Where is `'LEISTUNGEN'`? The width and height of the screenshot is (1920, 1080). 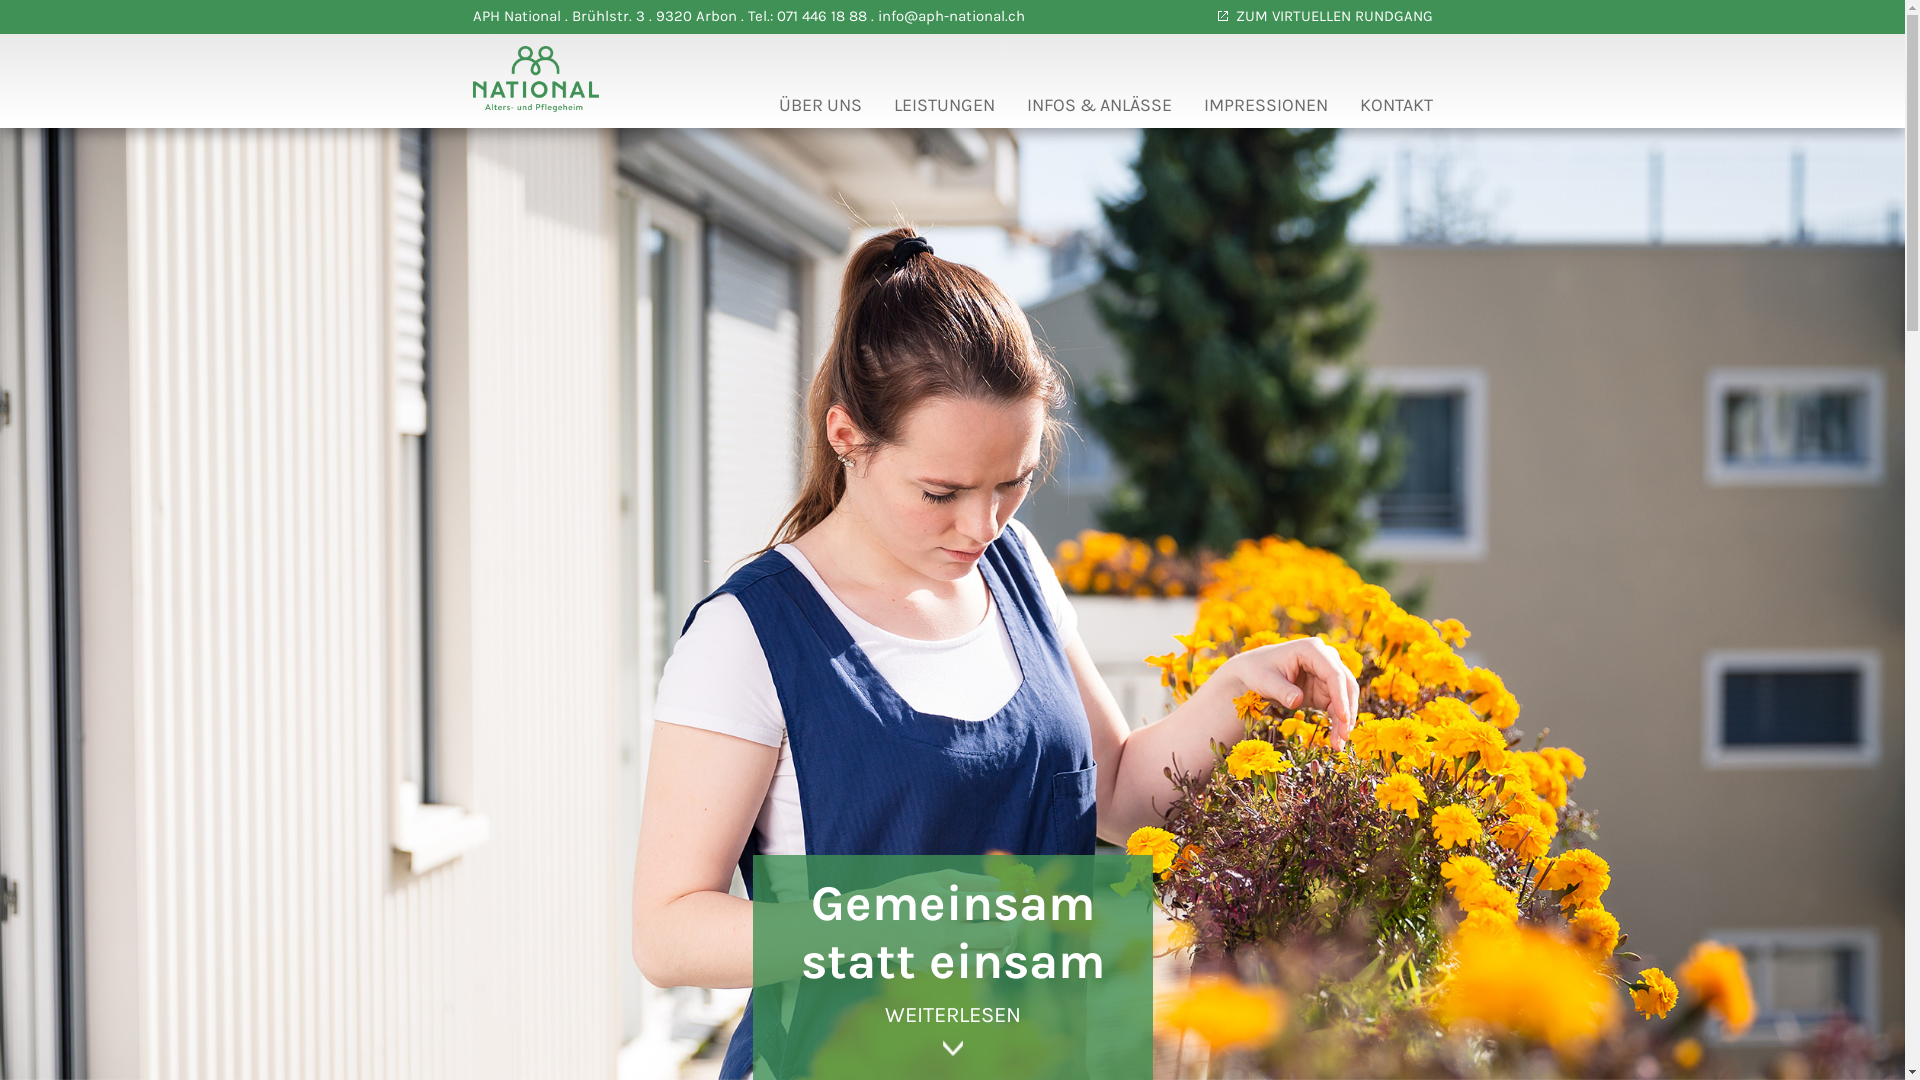 'LEISTUNGEN' is located at coordinates (943, 110).